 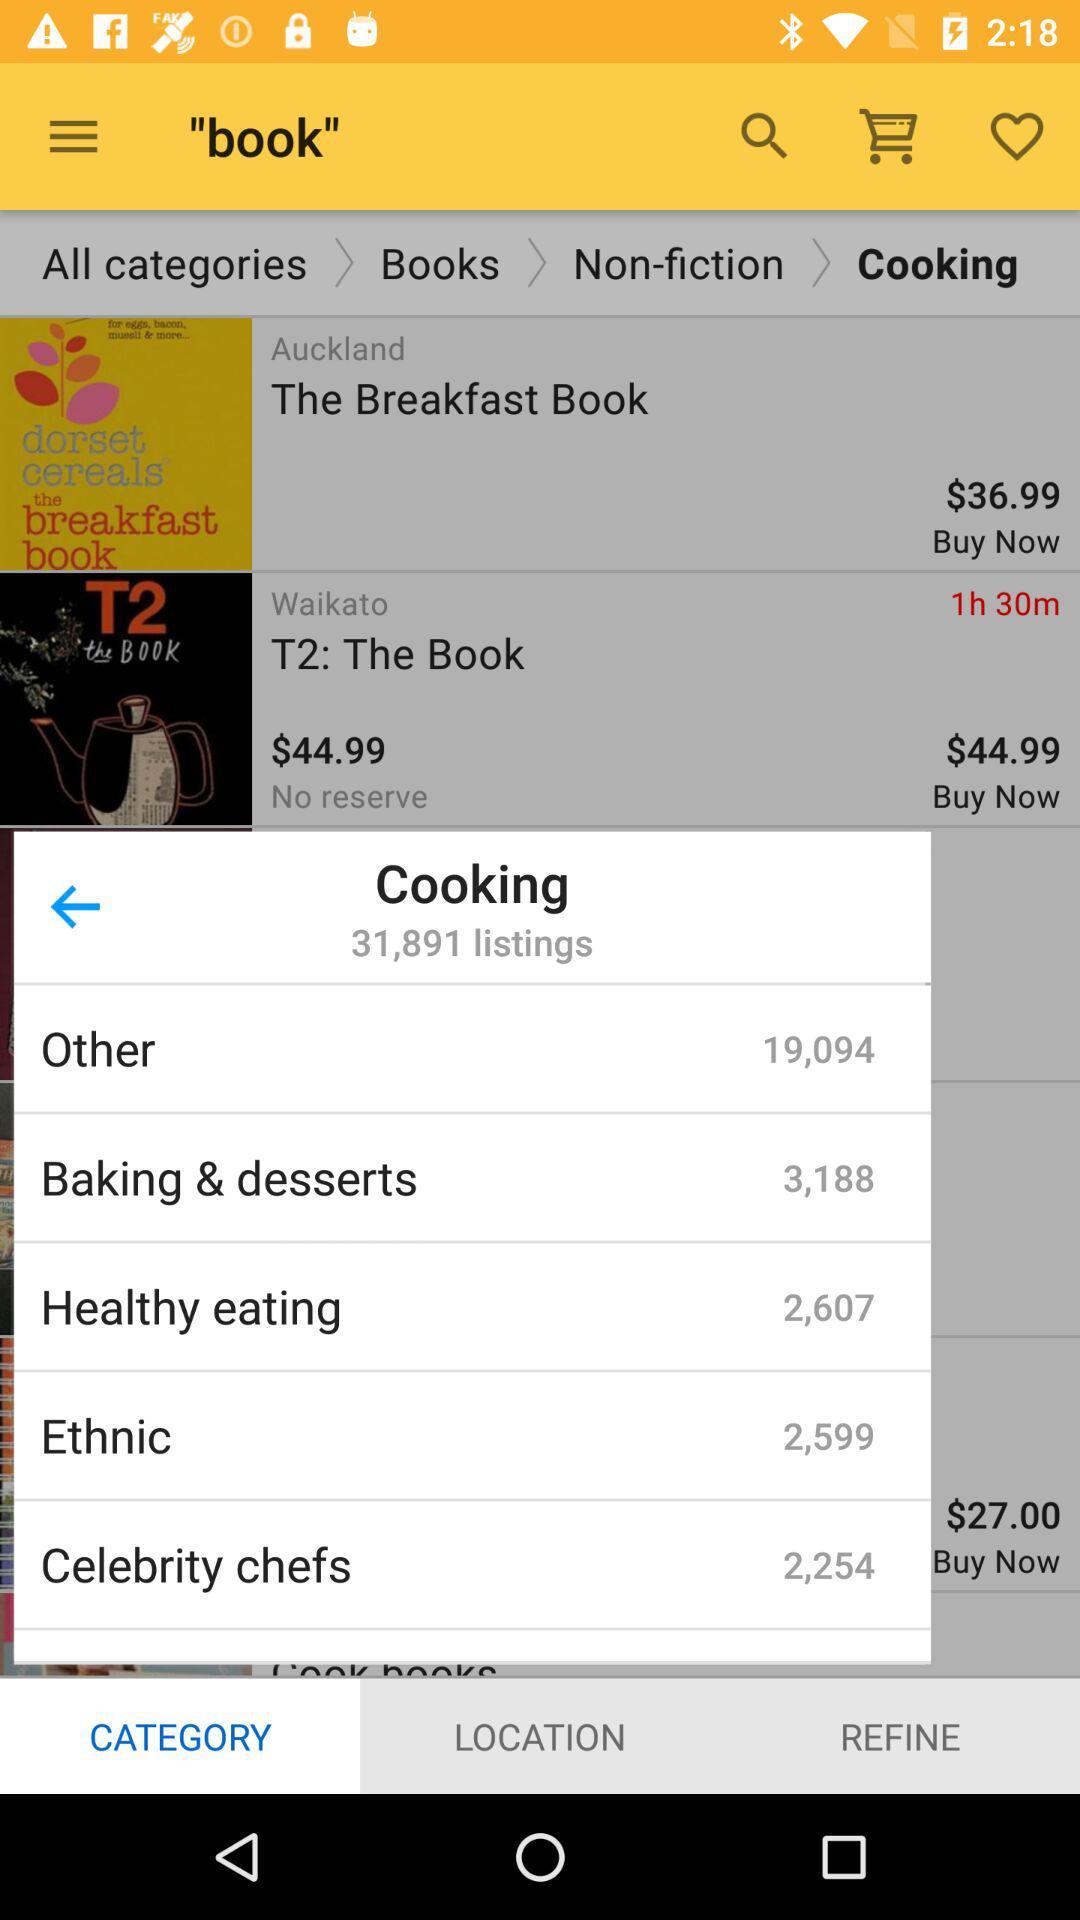 What do you see at coordinates (410, 1177) in the screenshot?
I see `the item to the left of 3,188` at bounding box center [410, 1177].